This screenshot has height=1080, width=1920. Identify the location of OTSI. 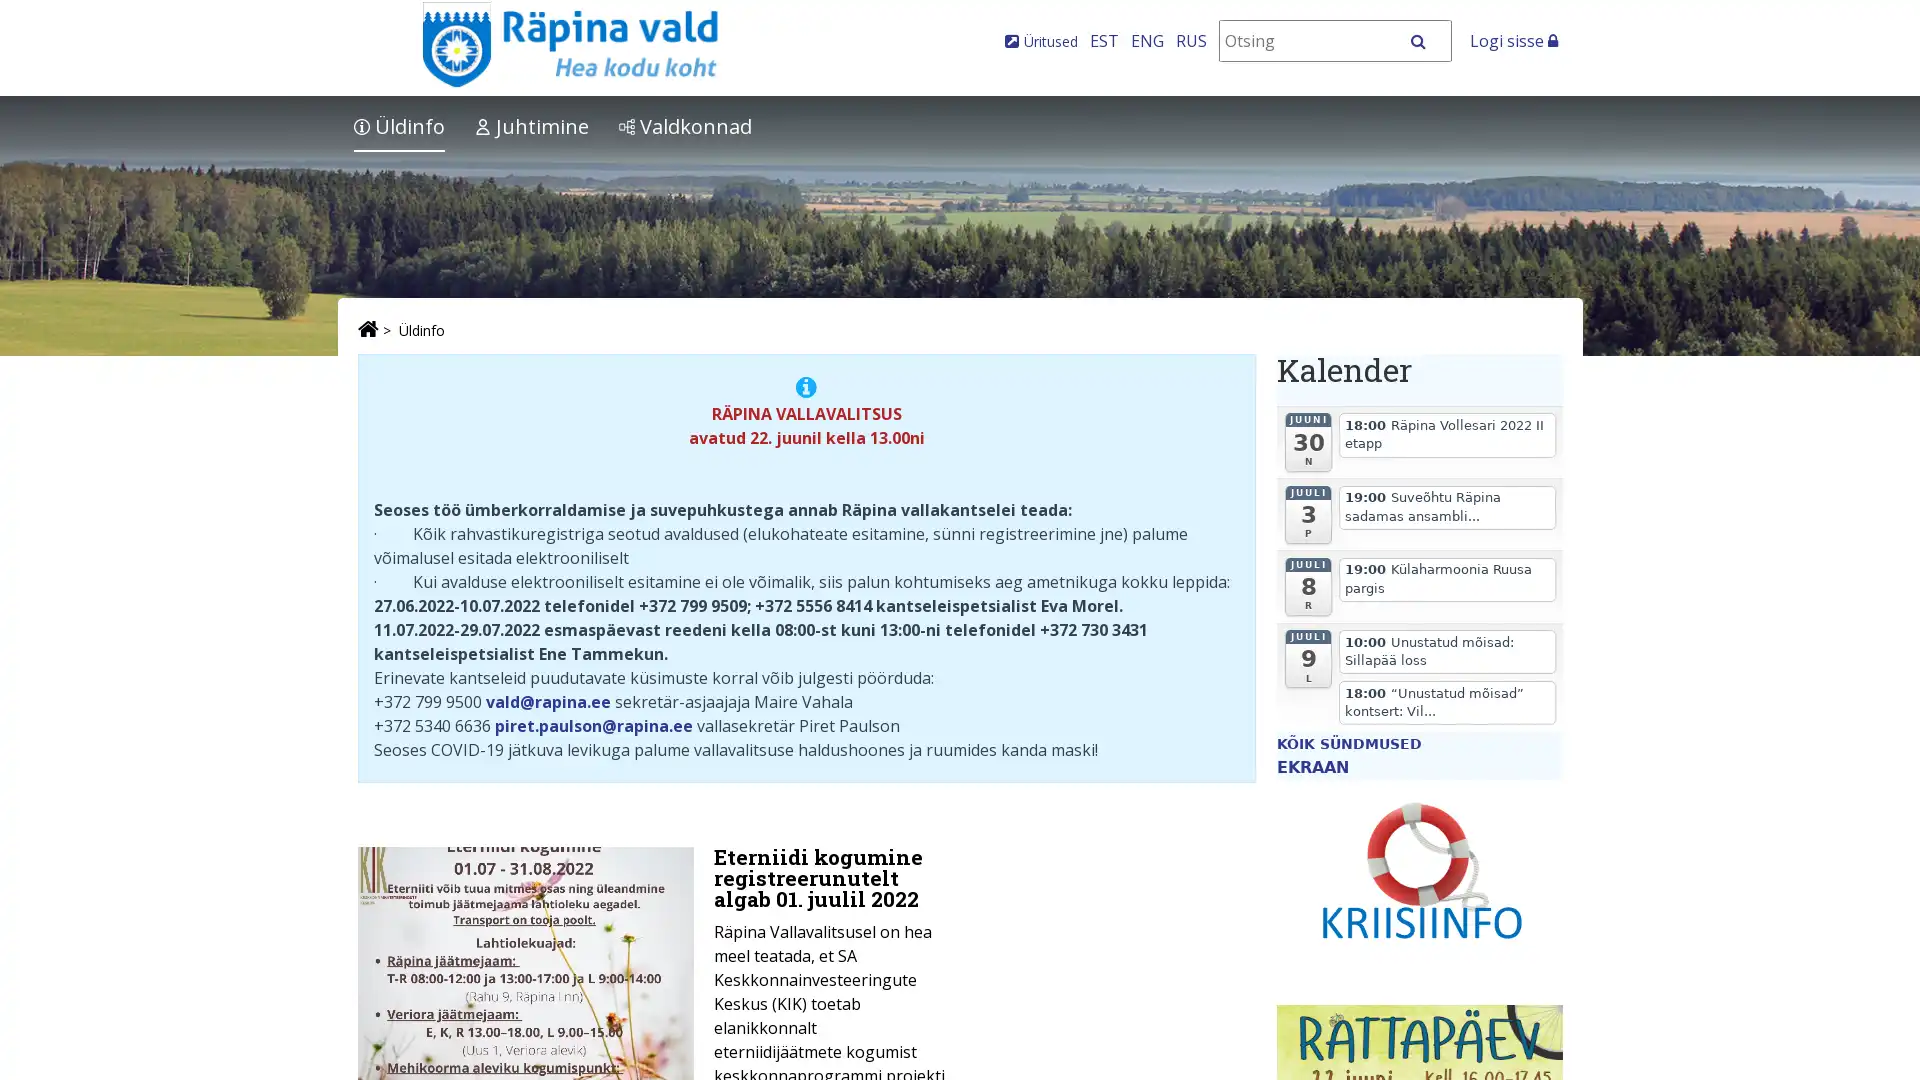
(1428, 41).